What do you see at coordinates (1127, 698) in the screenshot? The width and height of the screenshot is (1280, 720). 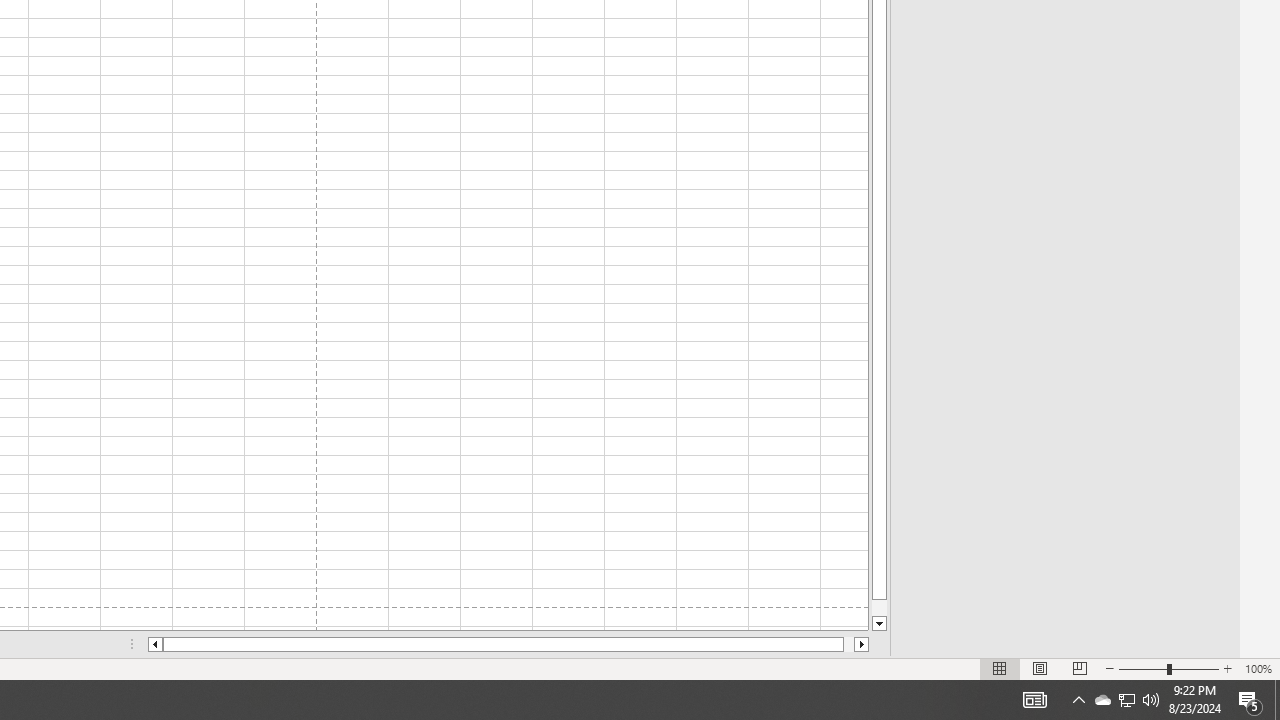 I see `'User Promoted Notification Area'` at bounding box center [1127, 698].